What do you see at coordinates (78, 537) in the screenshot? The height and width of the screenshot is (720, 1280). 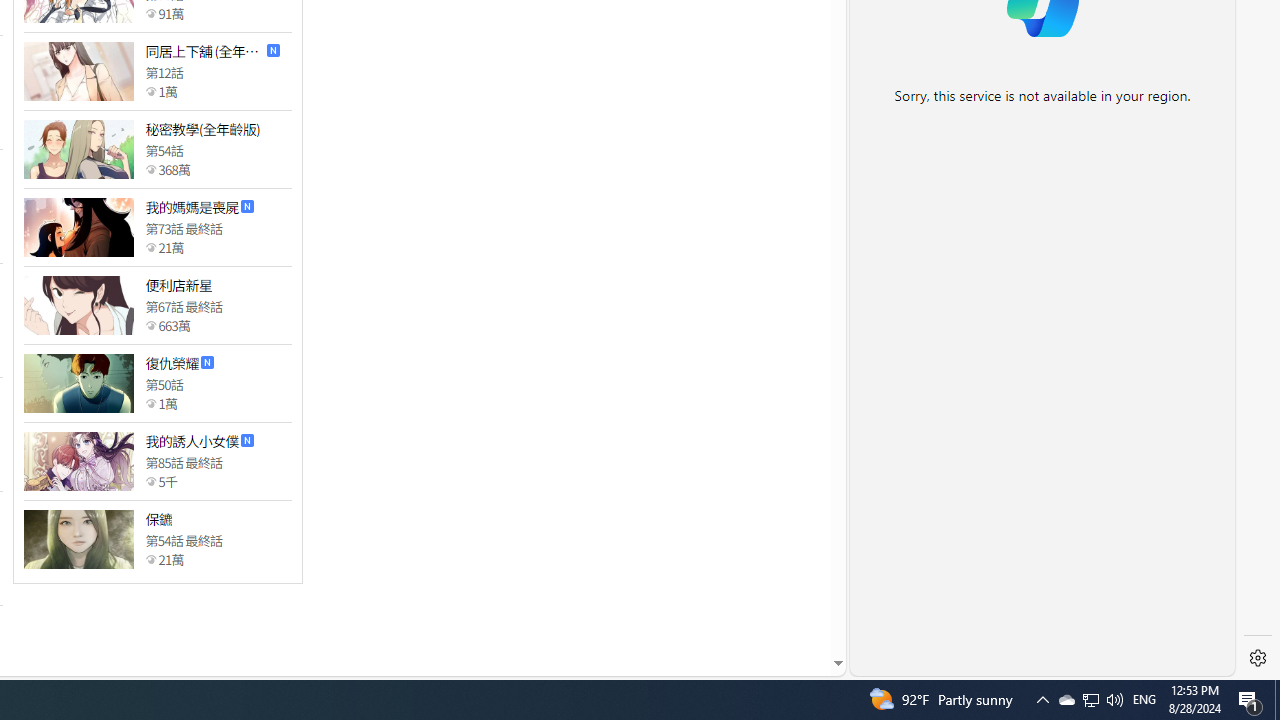 I see `'Class: thumb_img'` at bounding box center [78, 537].